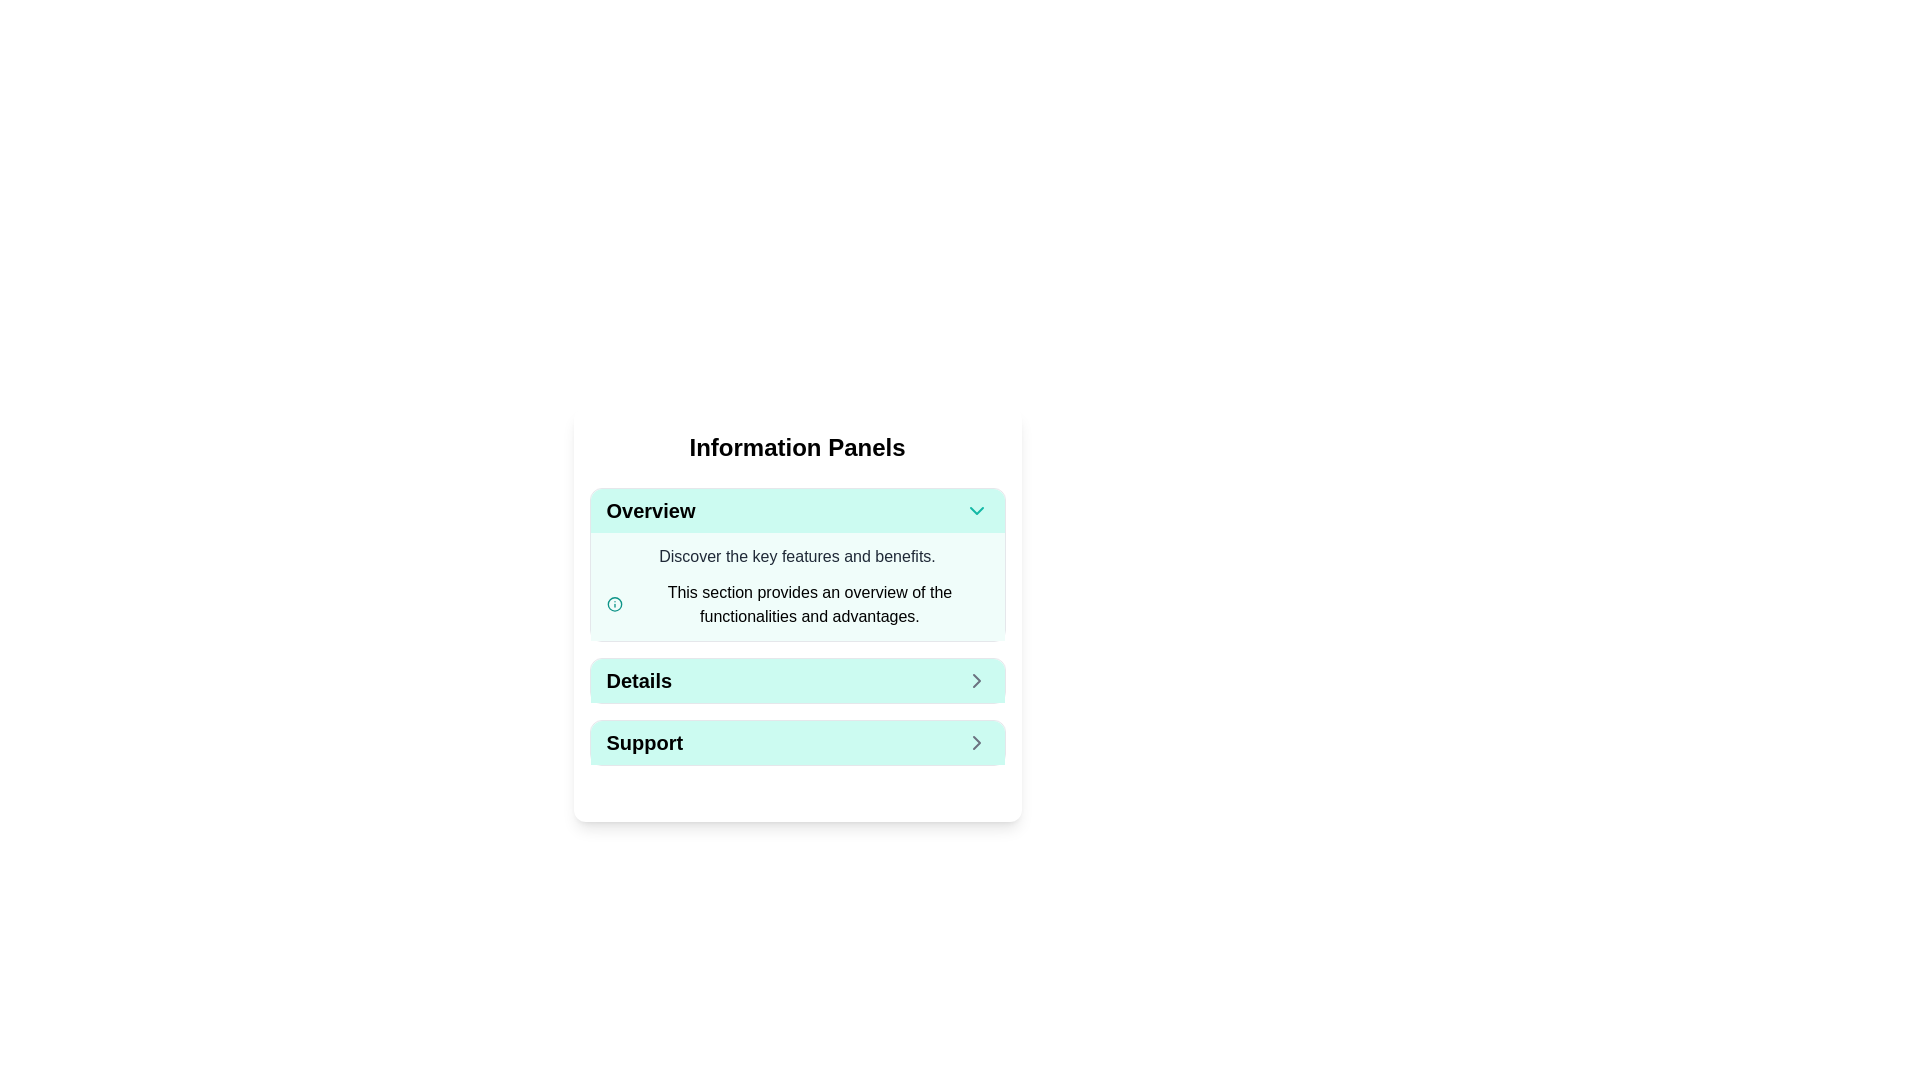 This screenshot has width=1920, height=1080. I want to click on the navigation button located in the middle section of the 'Information Panels', so click(796, 680).